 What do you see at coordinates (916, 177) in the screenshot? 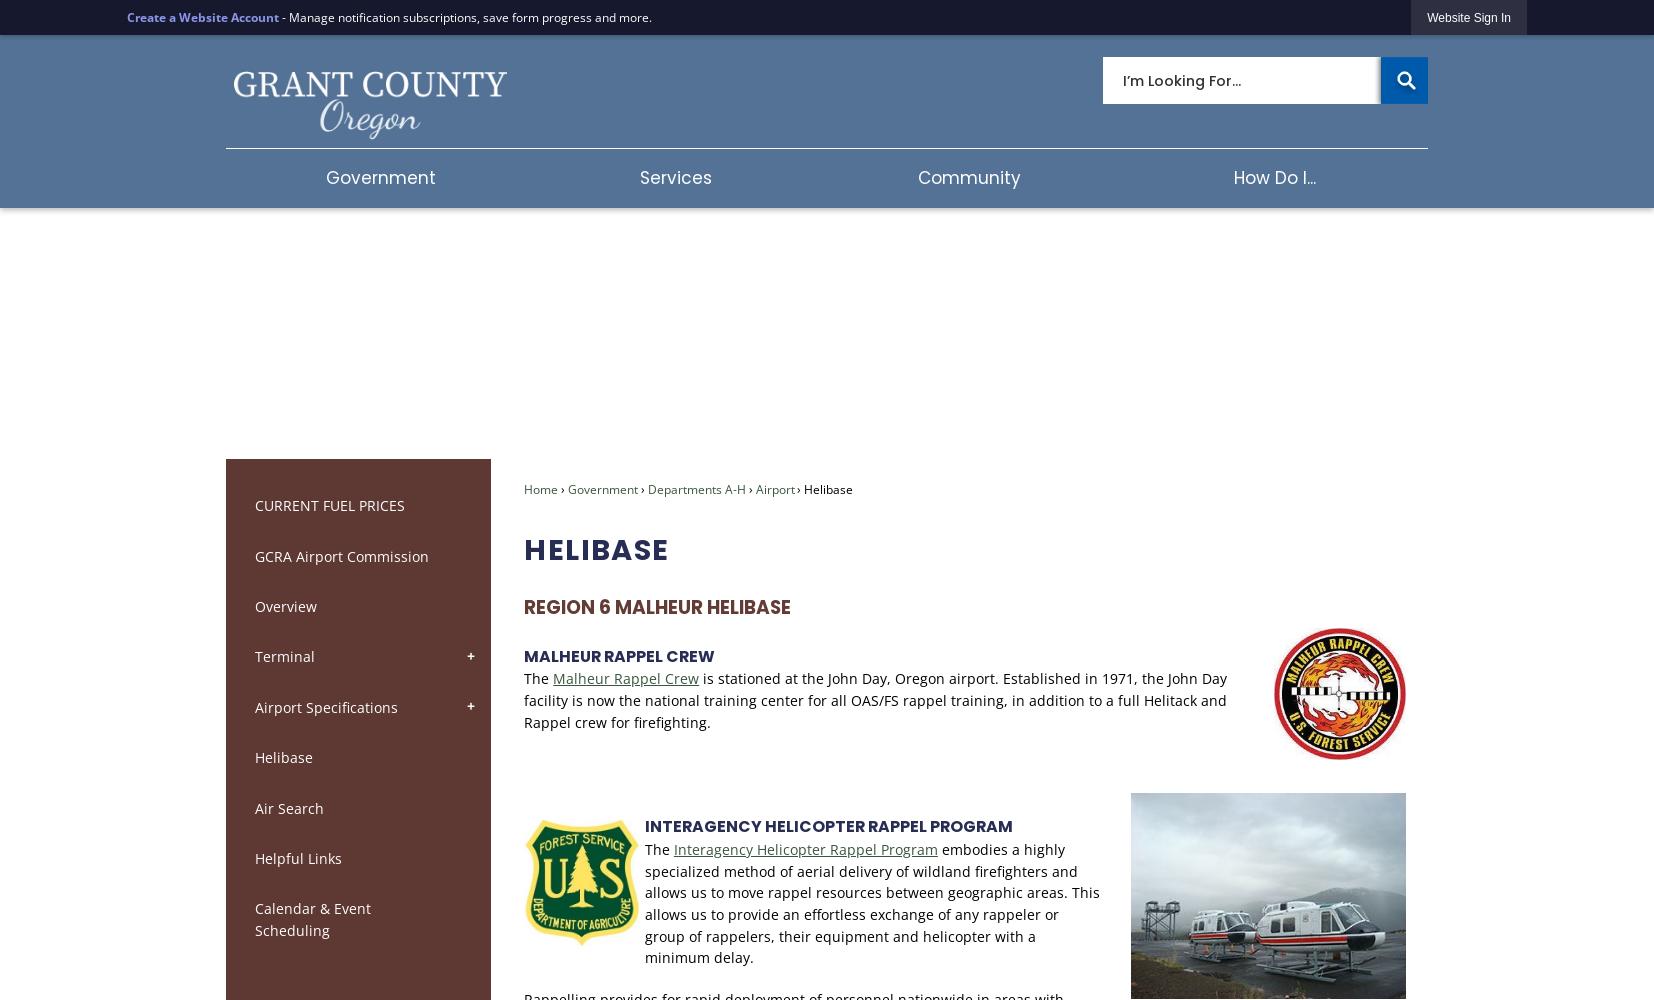
I see `'Community'` at bounding box center [916, 177].